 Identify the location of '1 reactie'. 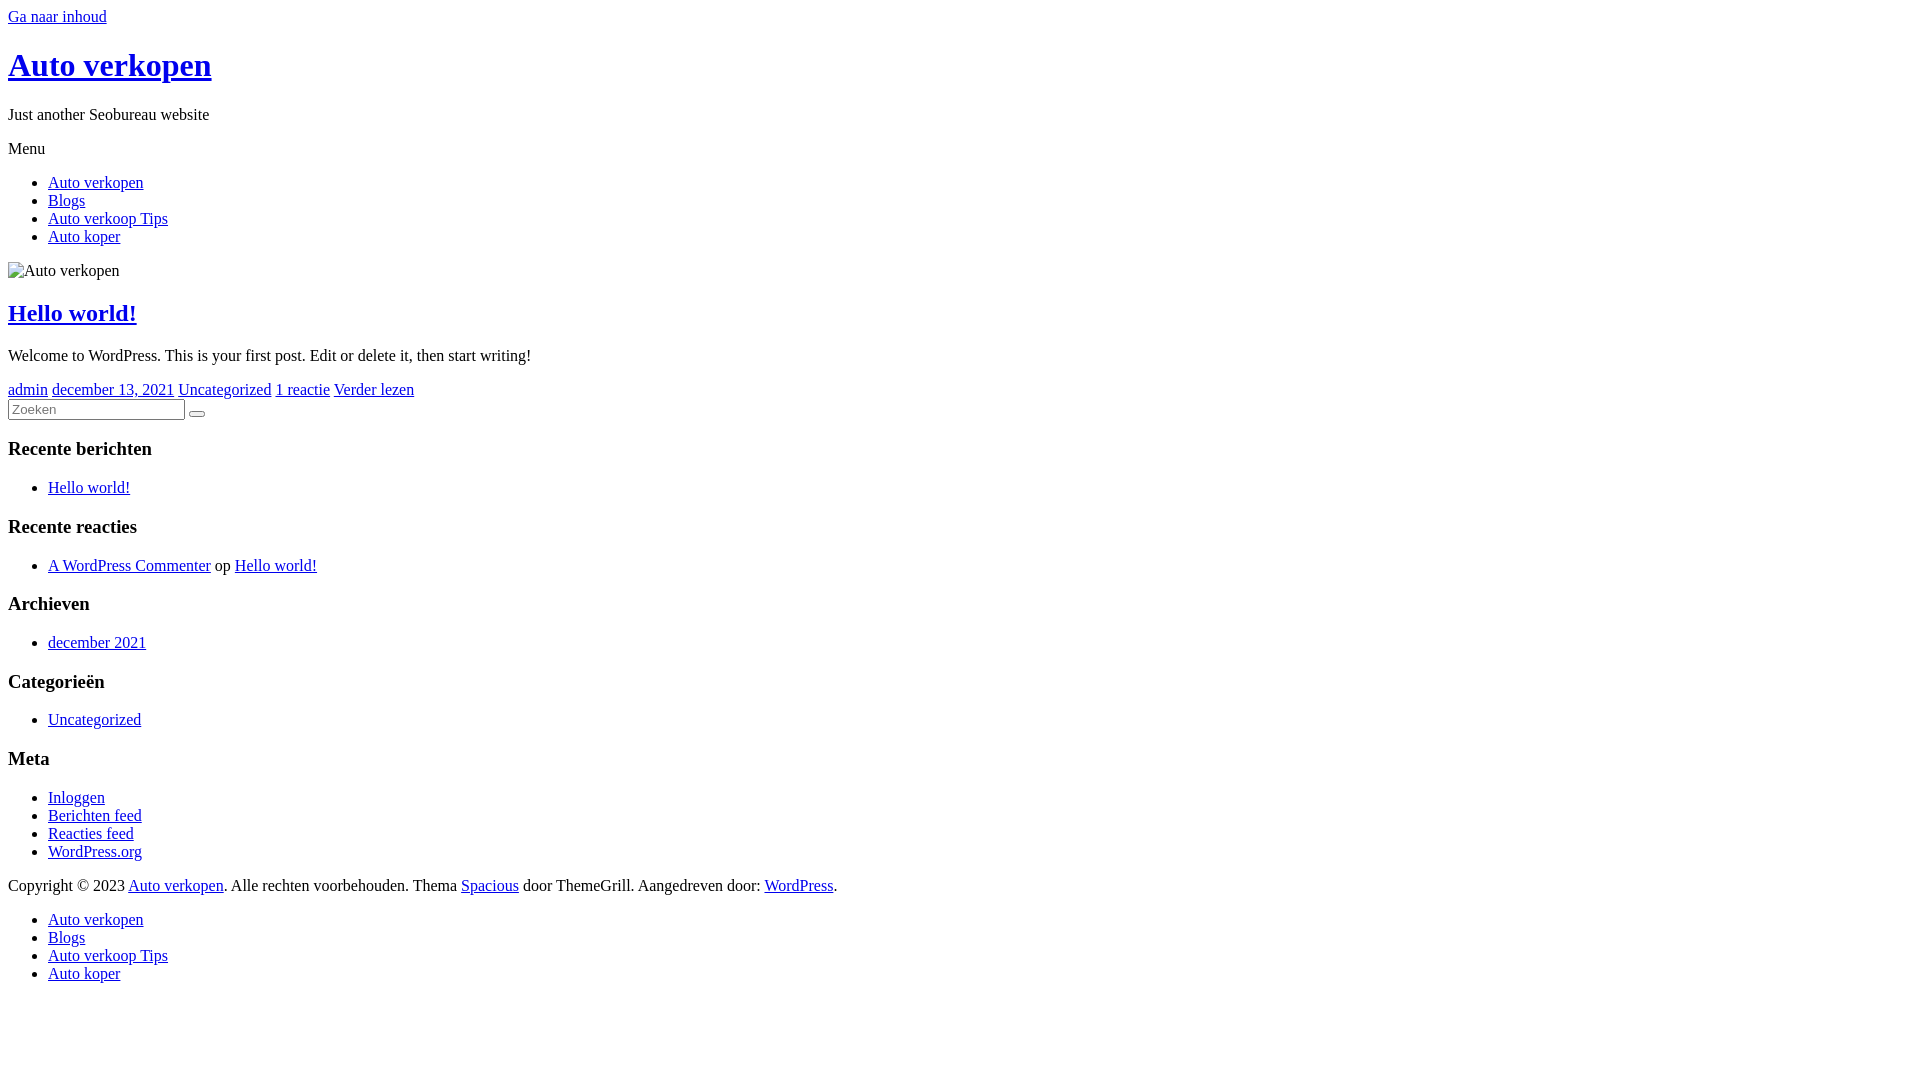
(301, 389).